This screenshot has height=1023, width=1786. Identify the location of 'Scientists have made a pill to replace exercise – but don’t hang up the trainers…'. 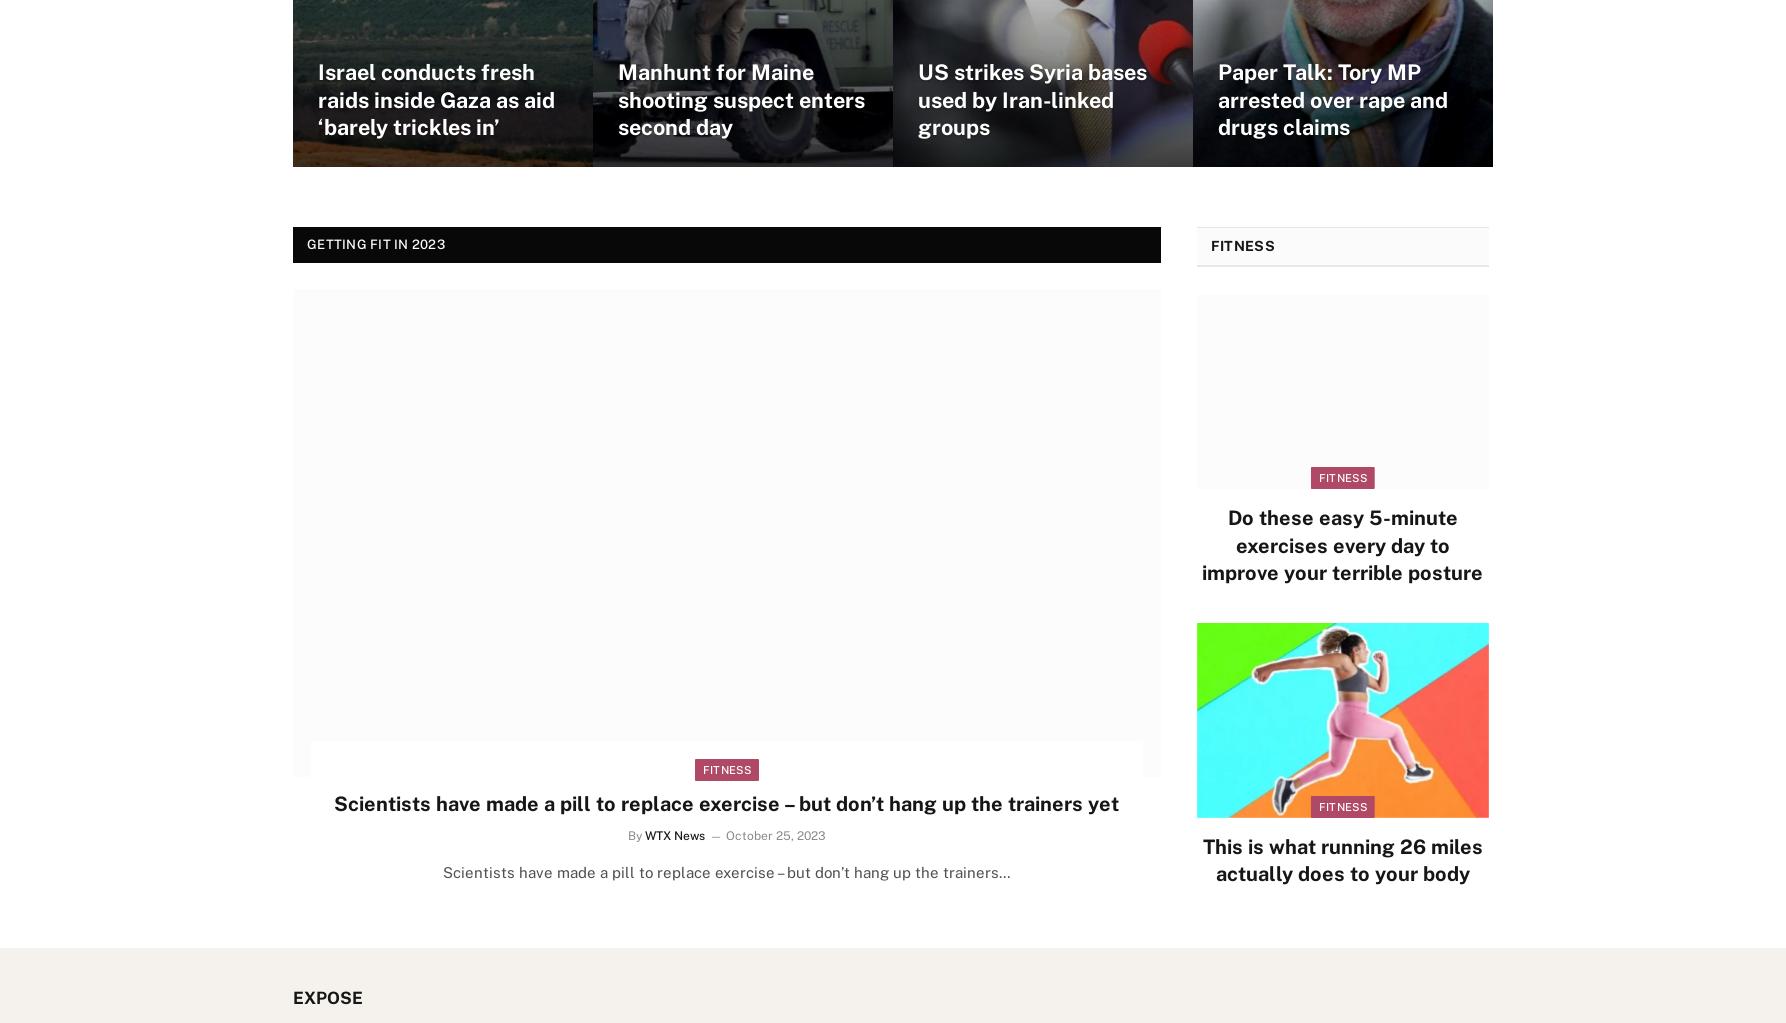
(442, 872).